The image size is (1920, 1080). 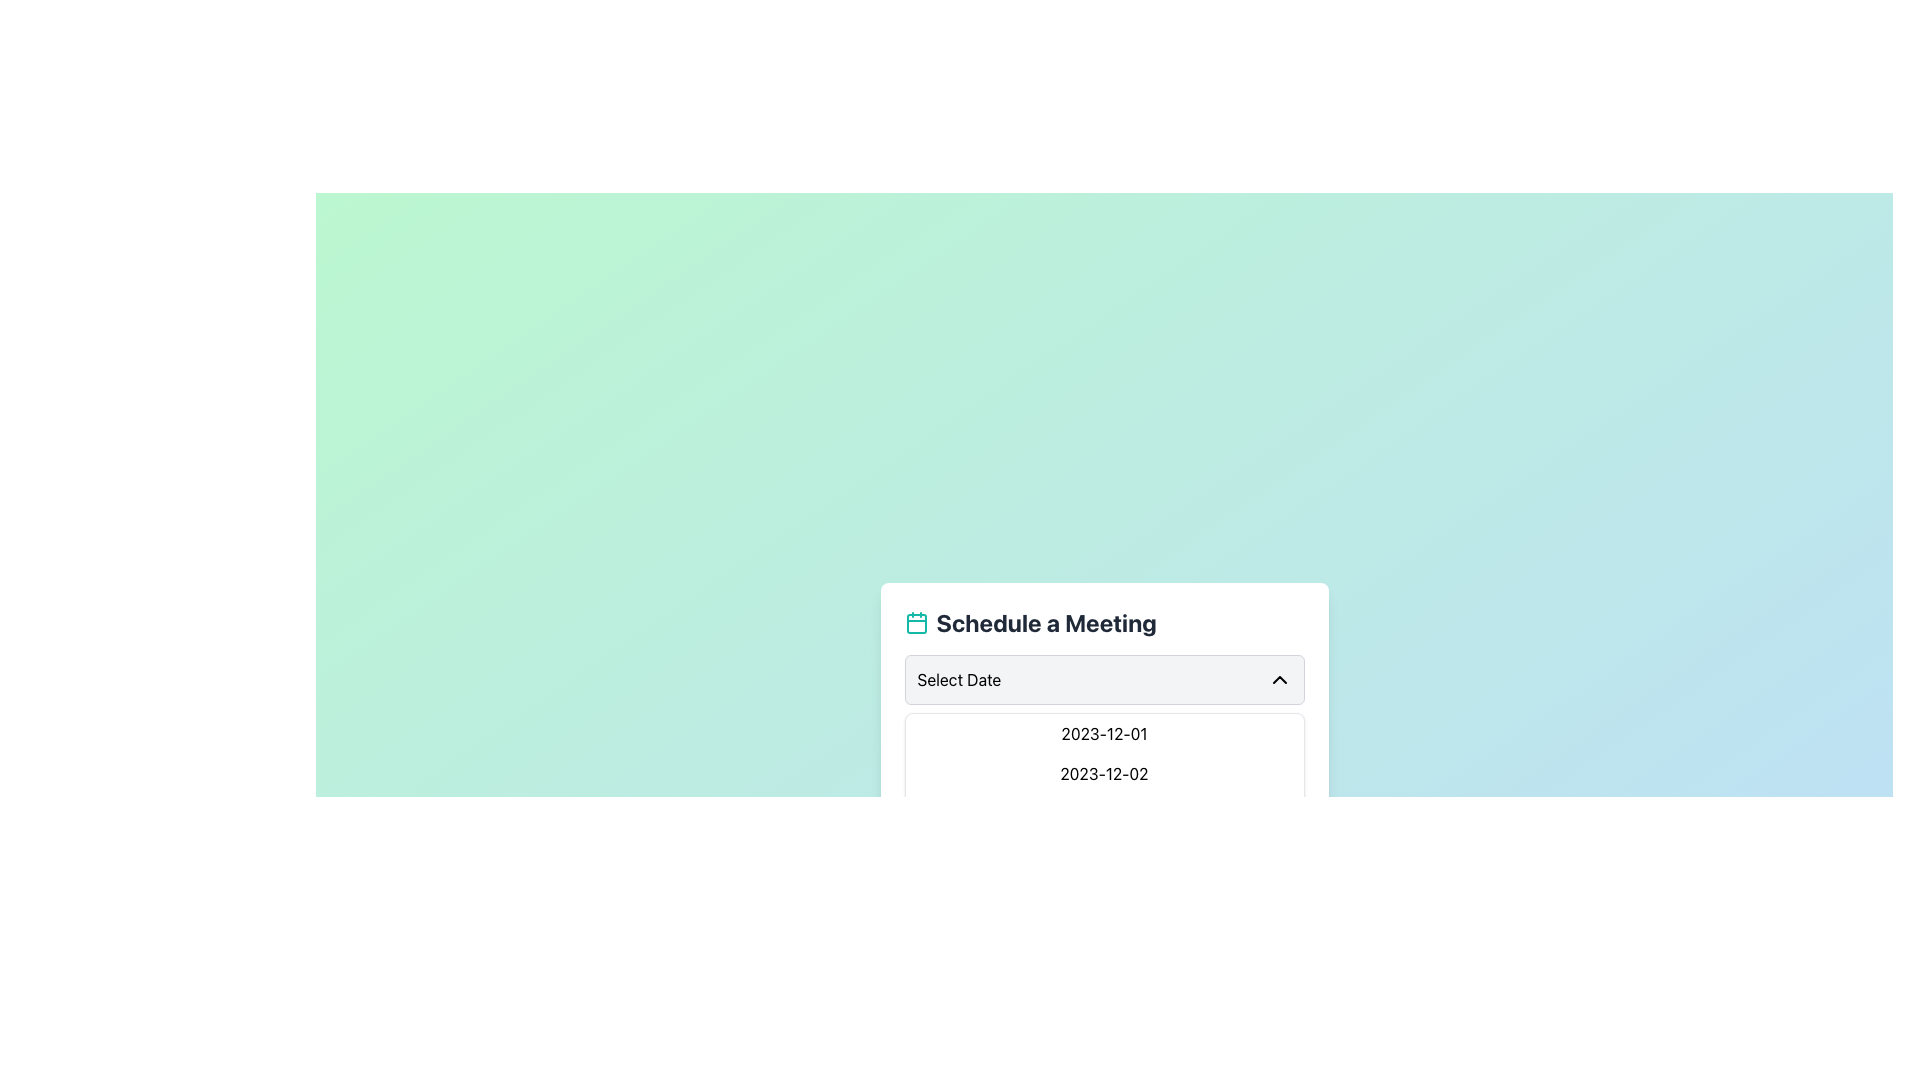 What do you see at coordinates (1103, 773) in the screenshot?
I see `the date options in the dropdown menu` at bounding box center [1103, 773].